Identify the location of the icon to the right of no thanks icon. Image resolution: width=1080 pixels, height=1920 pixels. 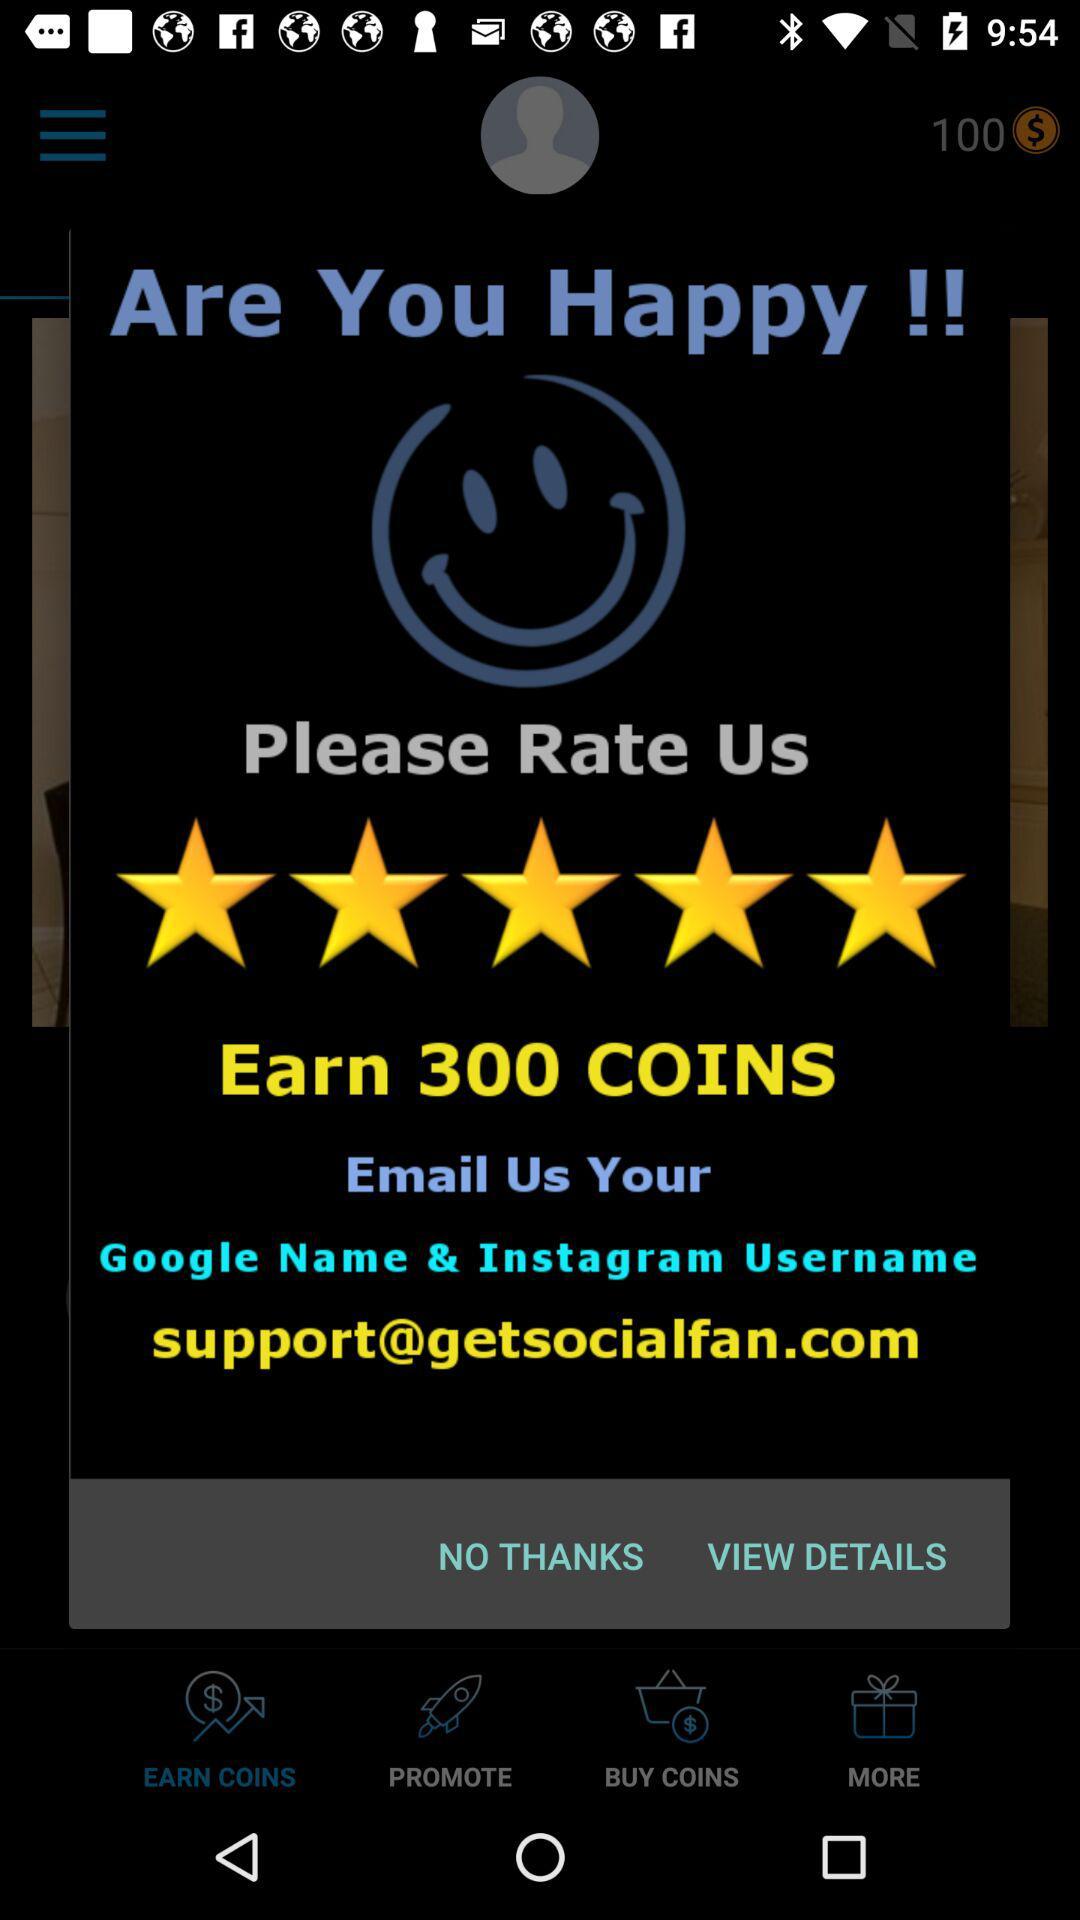
(827, 1554).